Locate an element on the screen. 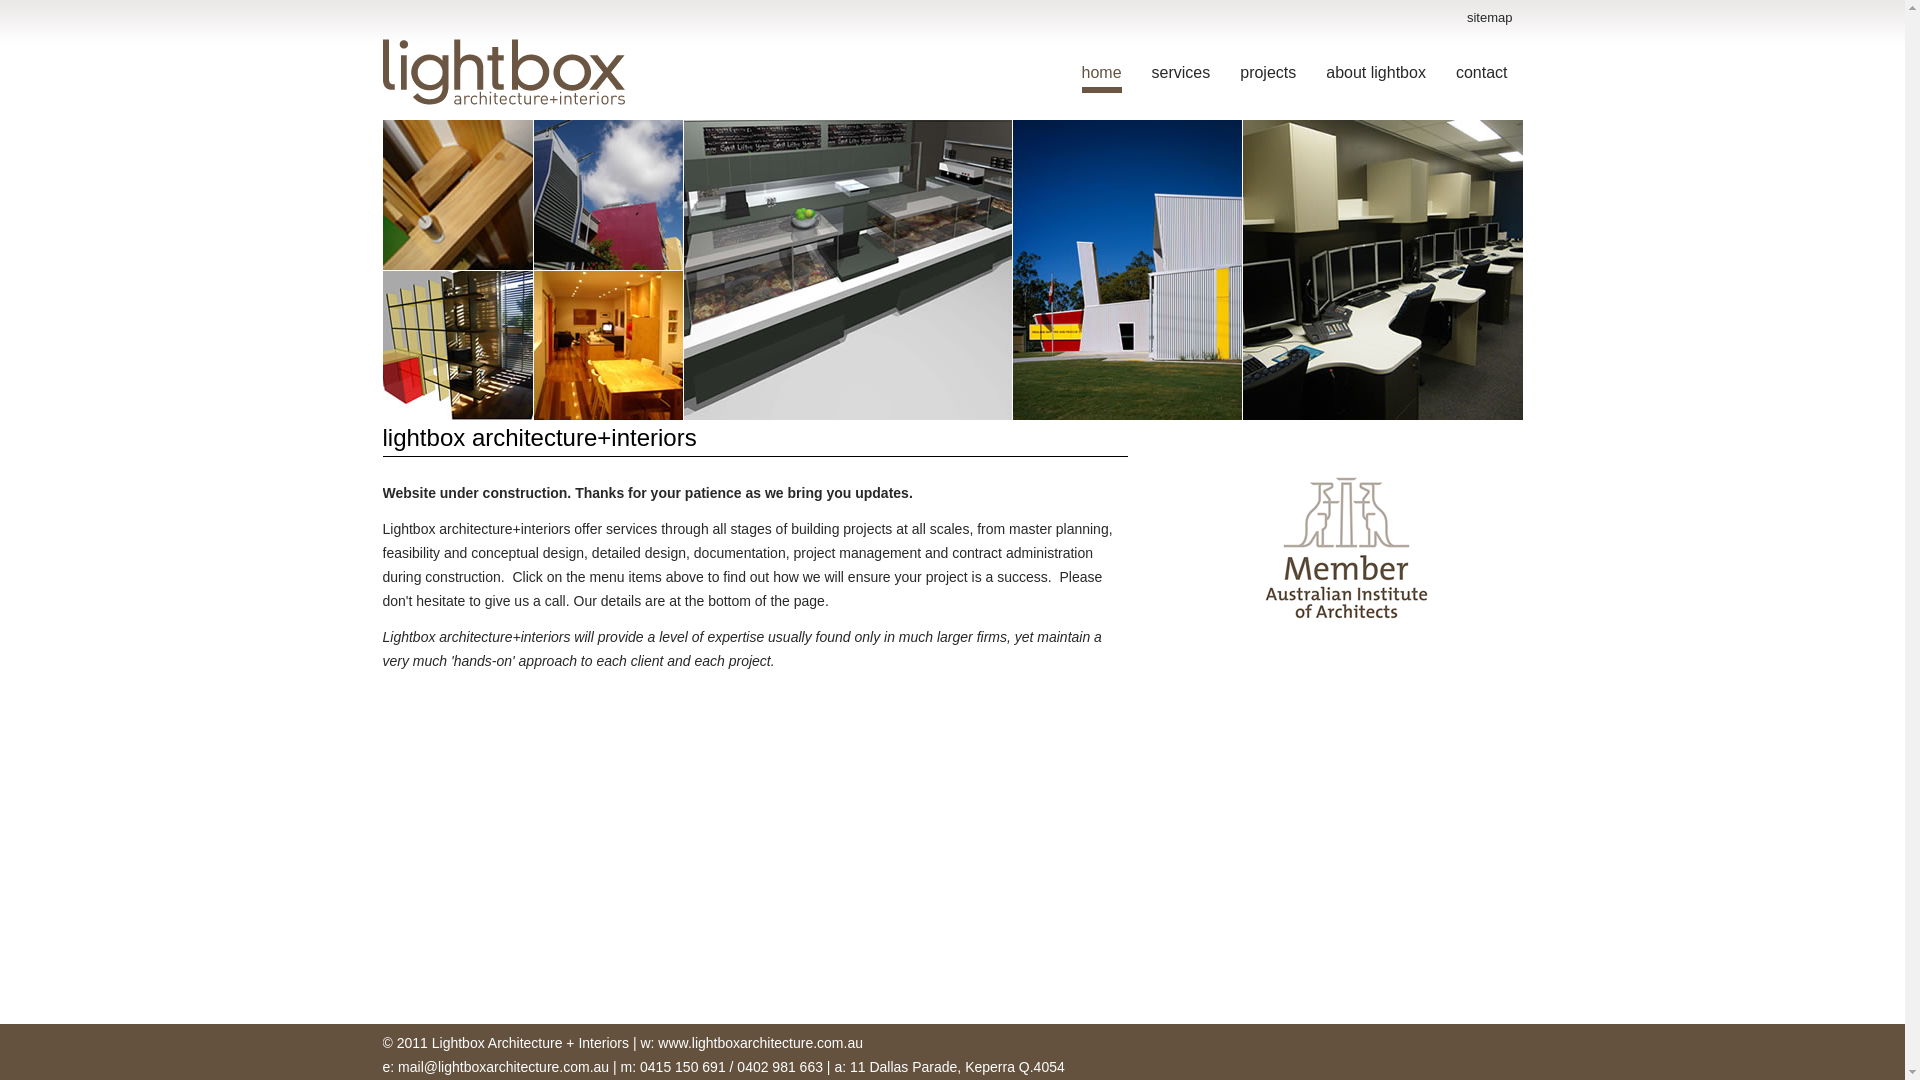 Image resolution: width=1920 pixels, height=1080 pixels. 'home' is located at coordinates (1101, 75).